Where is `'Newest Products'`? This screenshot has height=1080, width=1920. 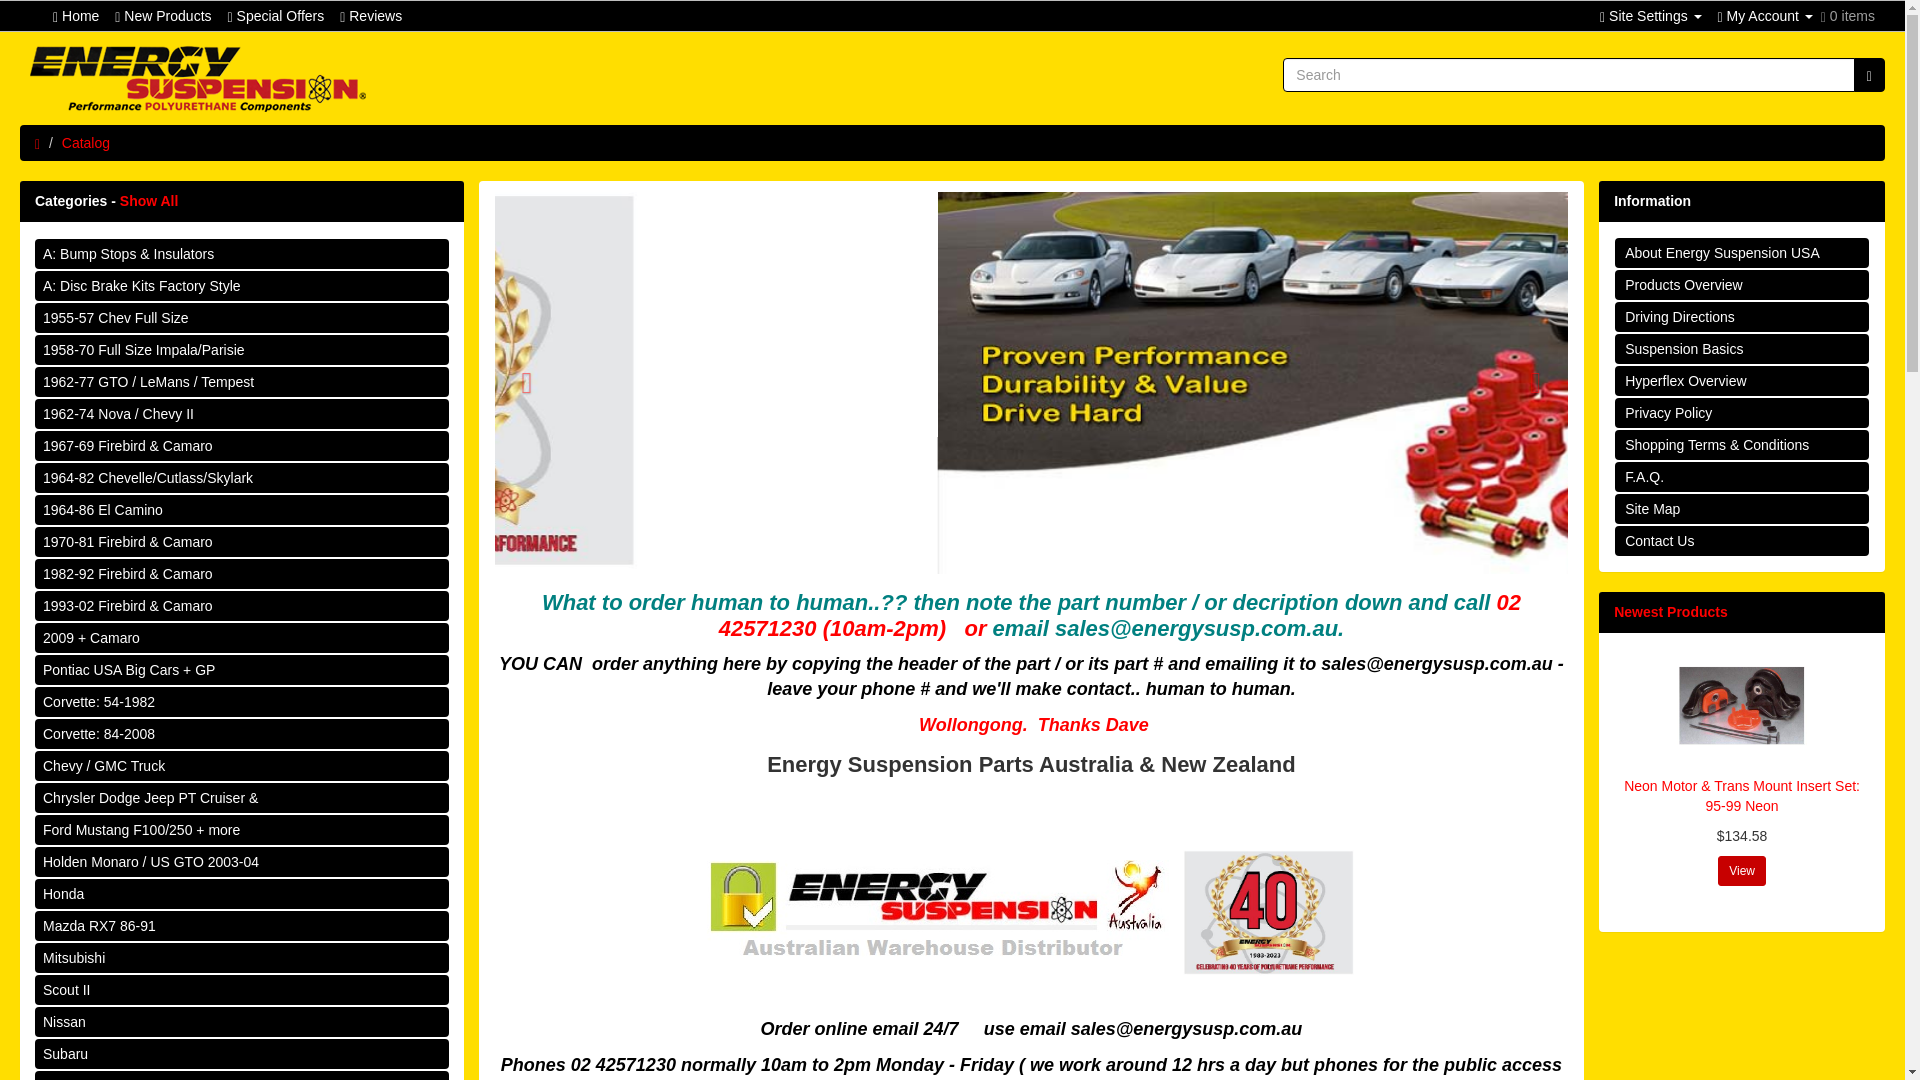 'Newest Products' is located at coordinates (1670, 611).